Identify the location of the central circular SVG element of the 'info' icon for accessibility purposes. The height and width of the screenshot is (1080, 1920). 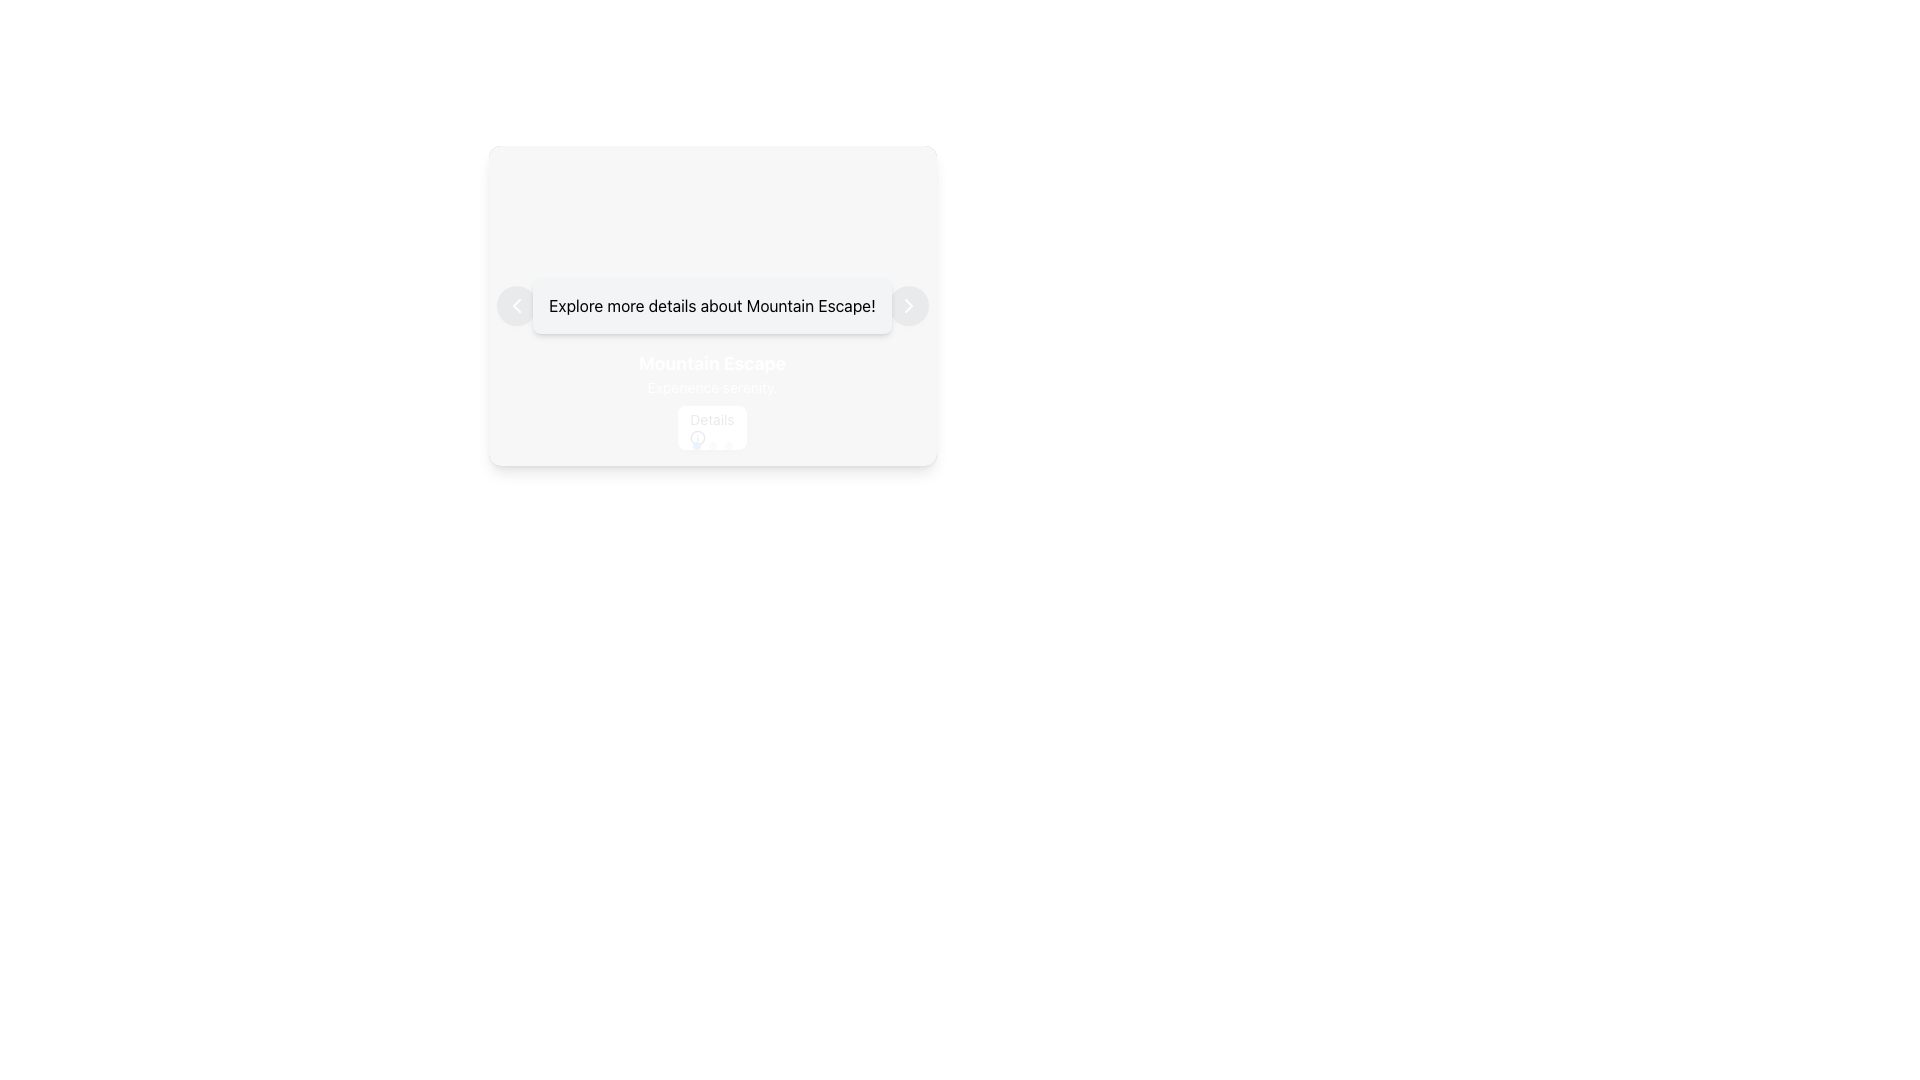
(698, 437).